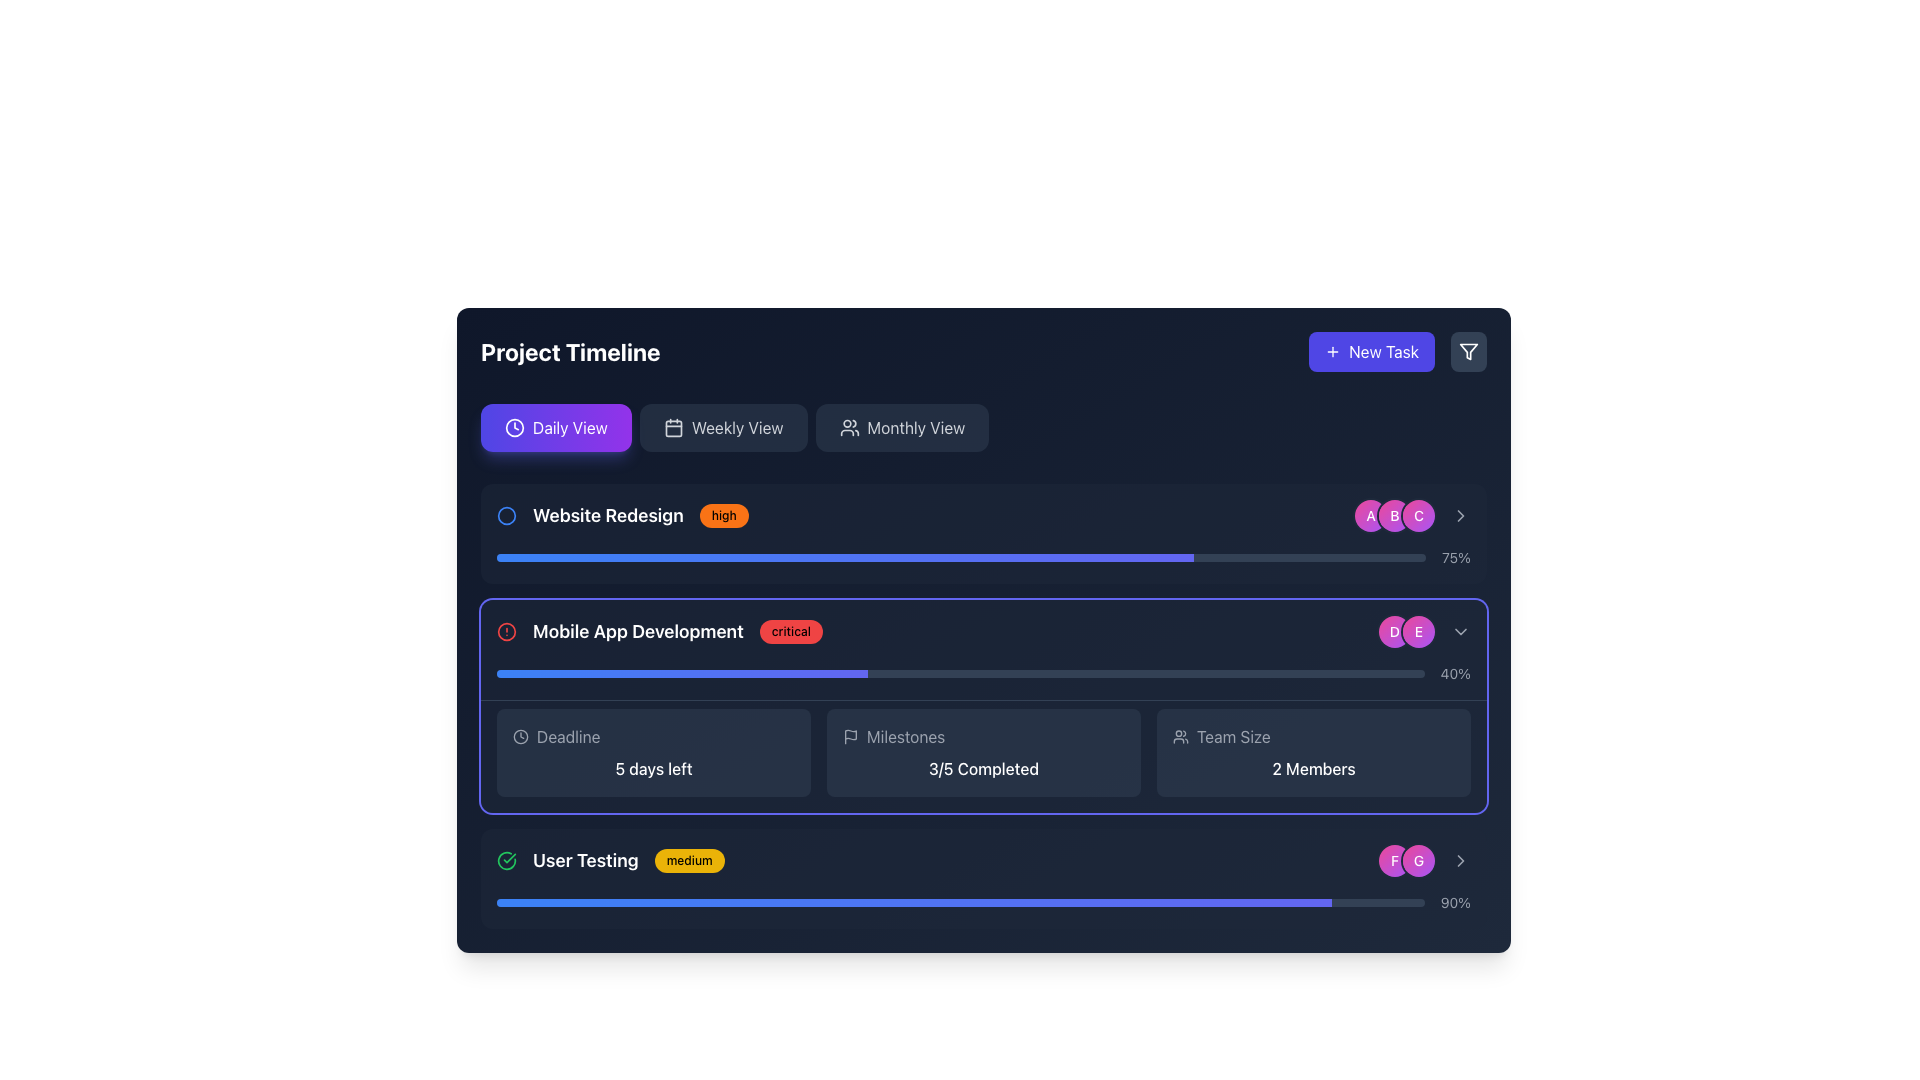 This screenshot has height=1080, width=1920. I want to click on the text label indicating the deadline information for the 'Mobile App Development' section, so click(567, 736).